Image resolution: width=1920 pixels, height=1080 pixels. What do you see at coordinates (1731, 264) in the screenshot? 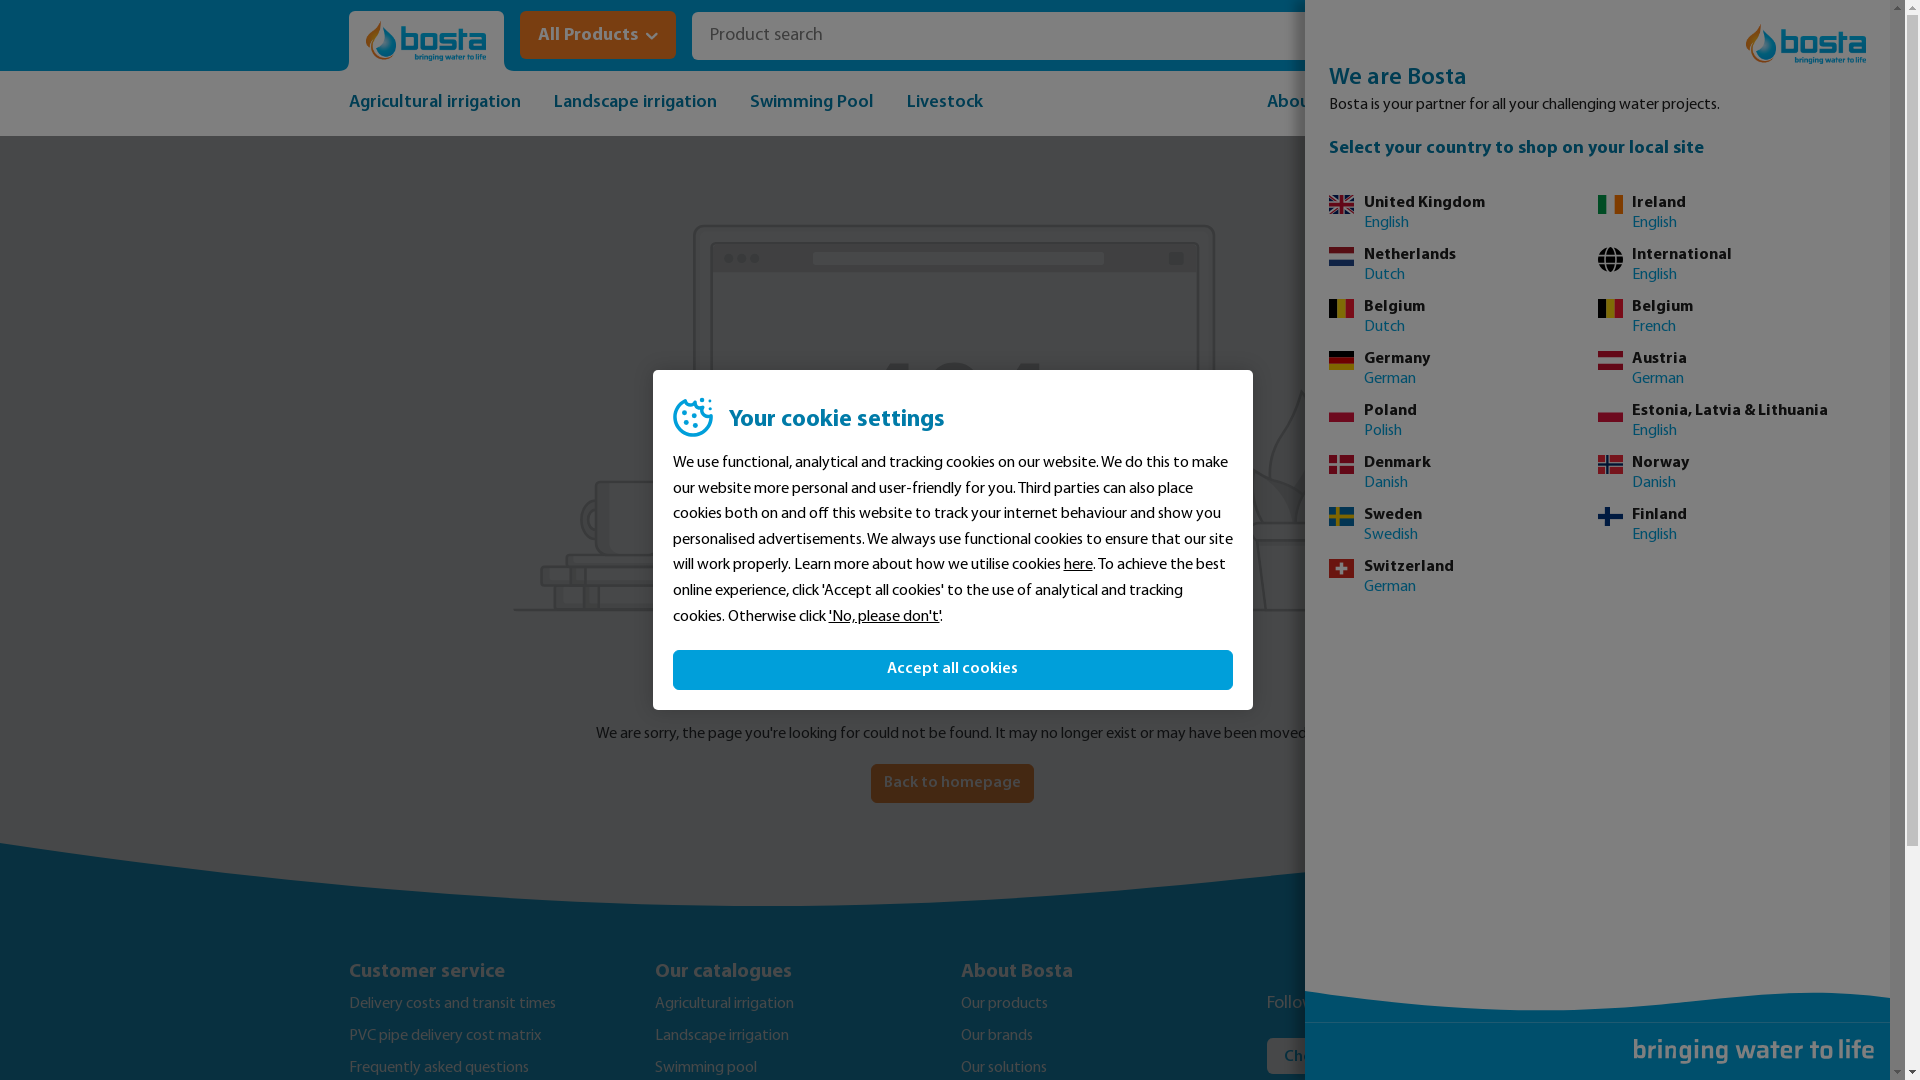
I see `'International` at bounding box center [1731, 264].